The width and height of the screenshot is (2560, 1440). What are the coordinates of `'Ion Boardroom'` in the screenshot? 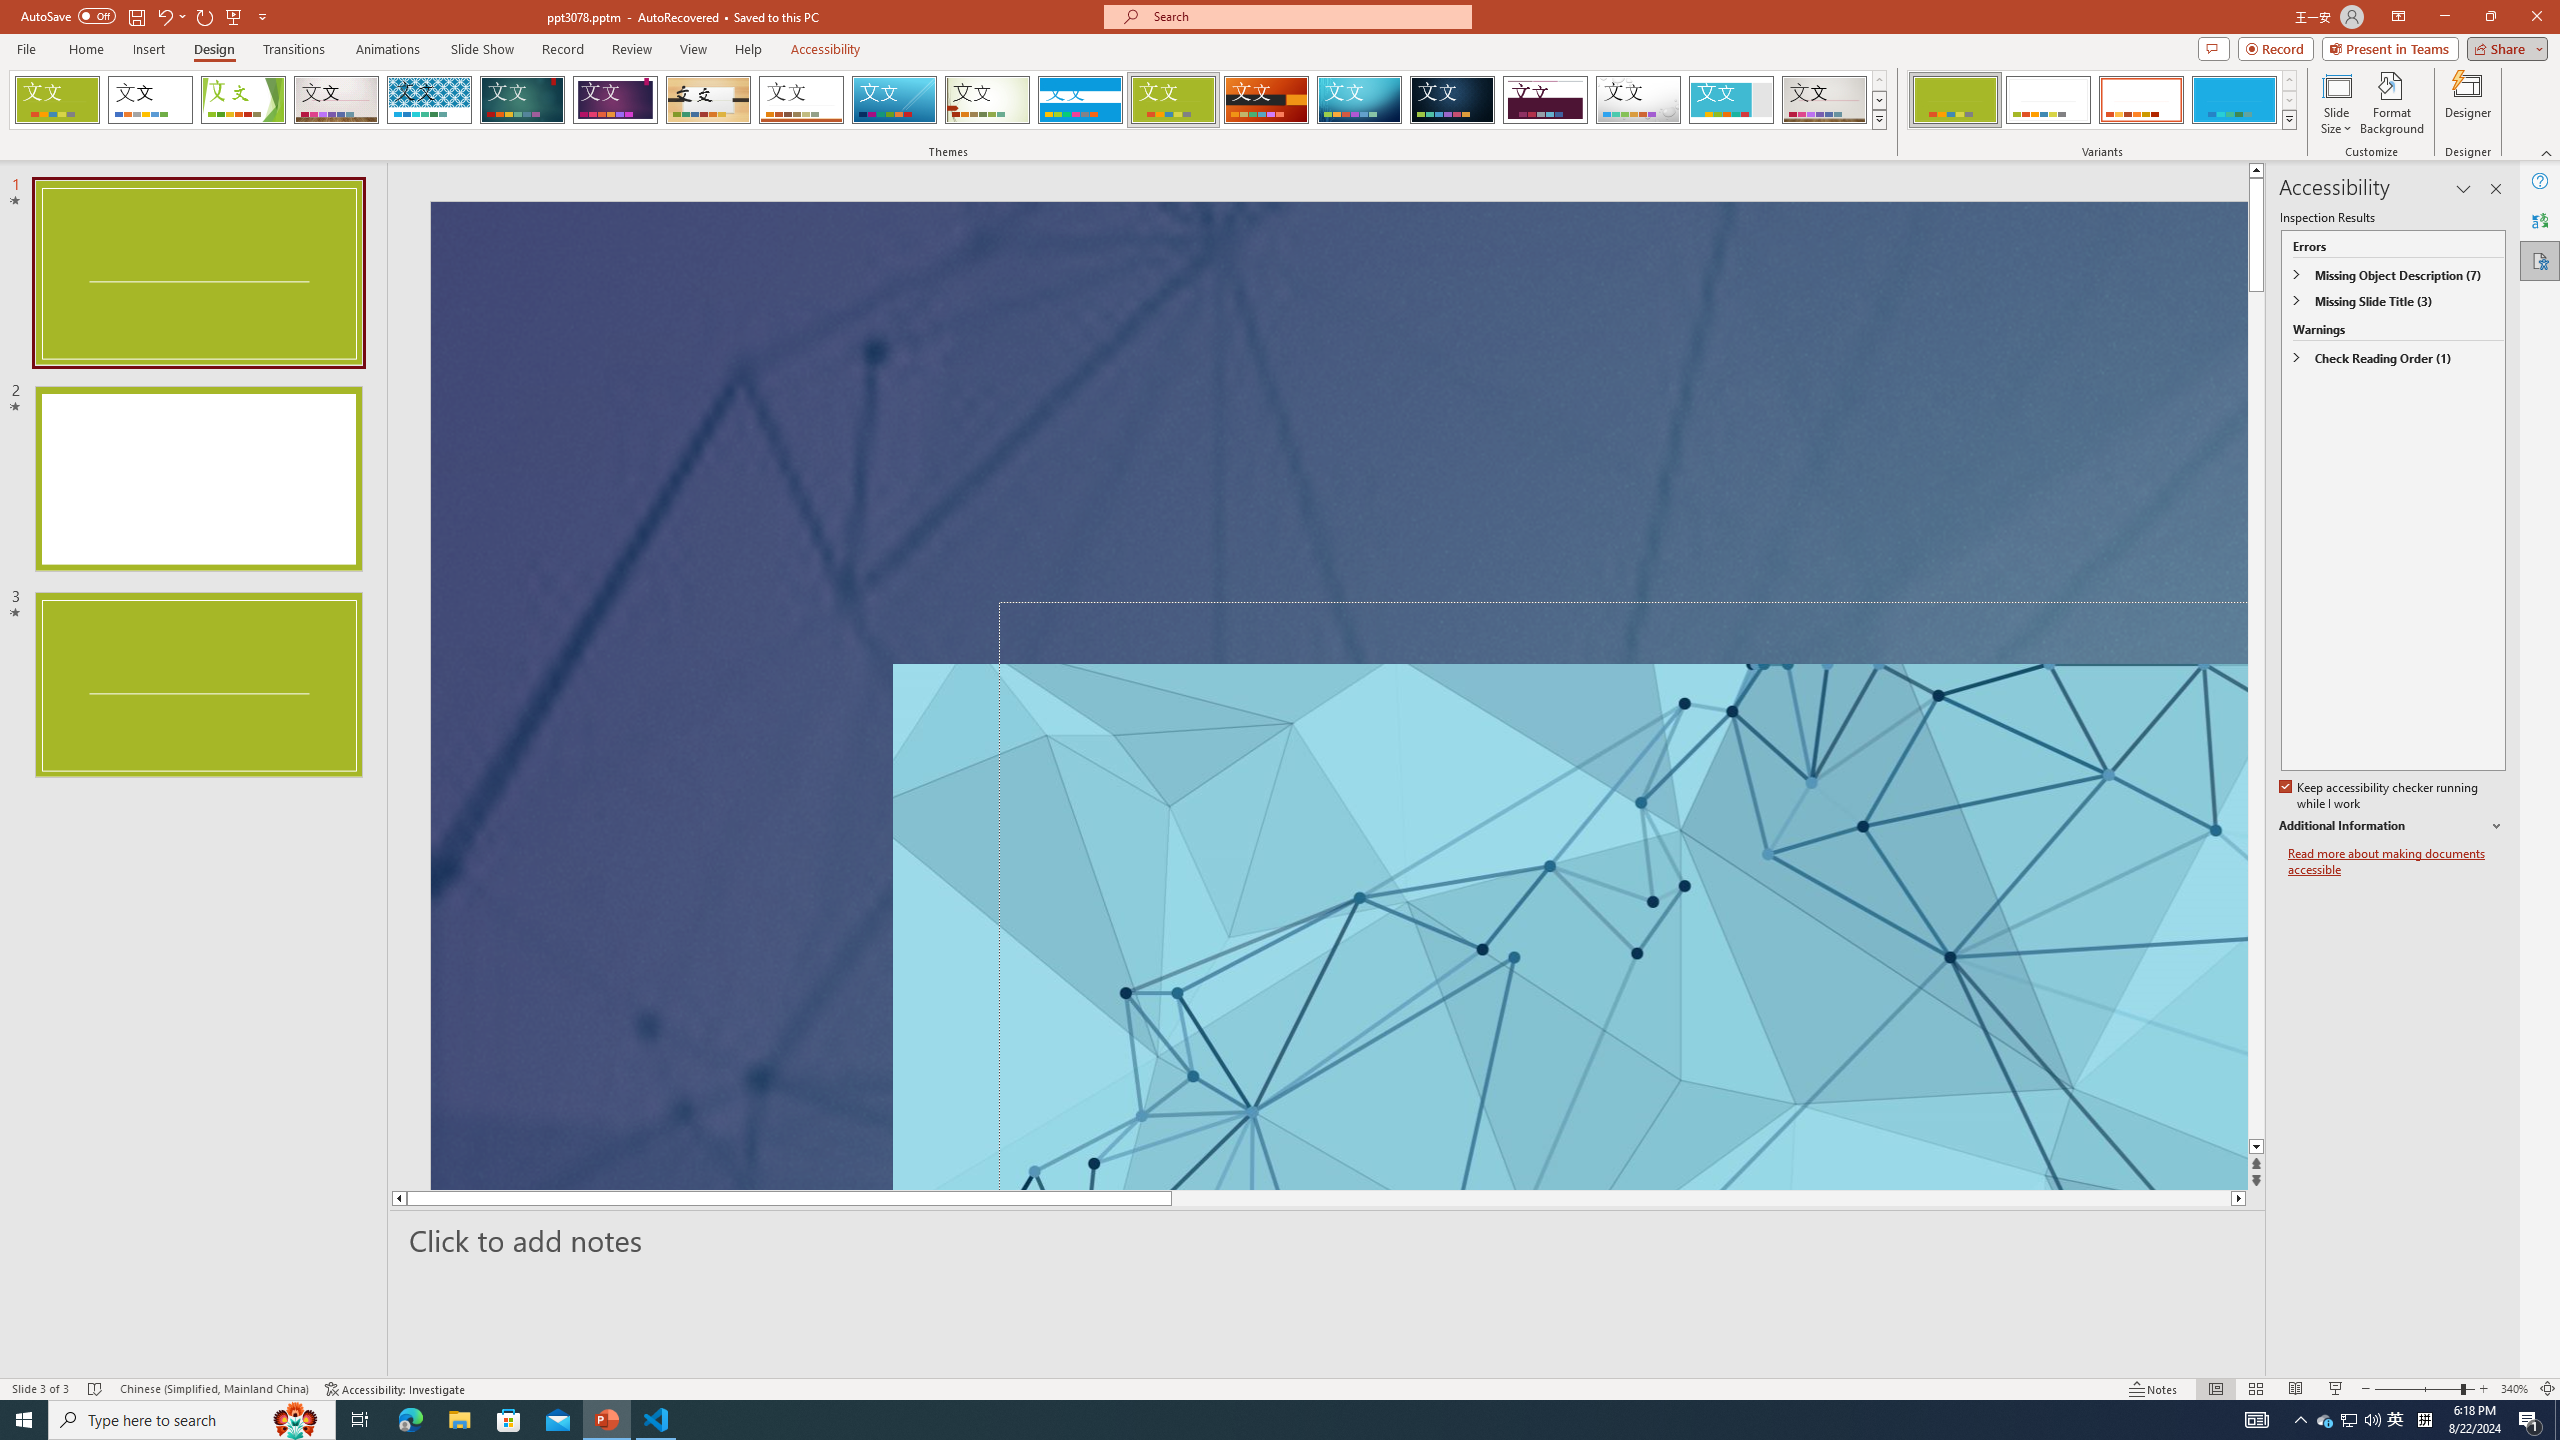 It's located at (615, 99).